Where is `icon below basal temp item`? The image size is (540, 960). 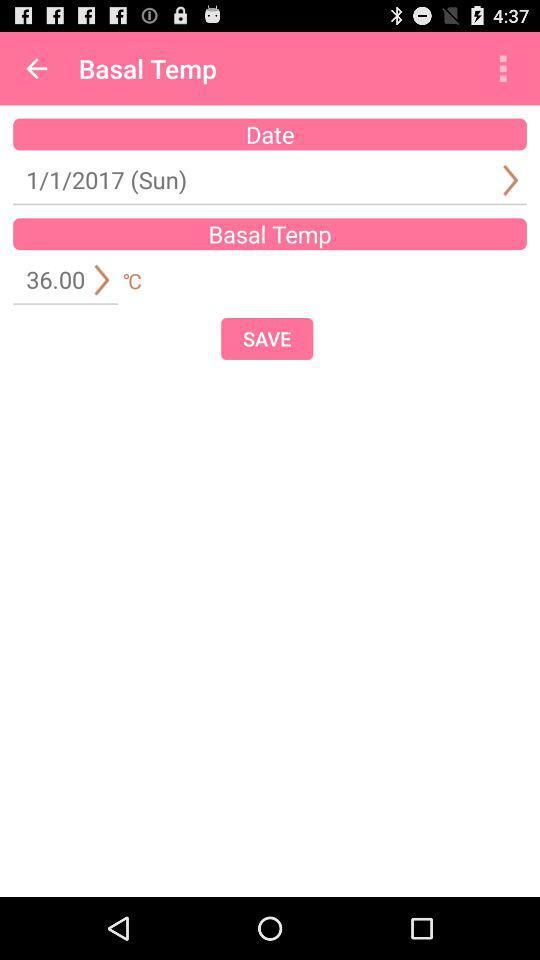
icon below basal temp item is located at coordinates (267, 338).